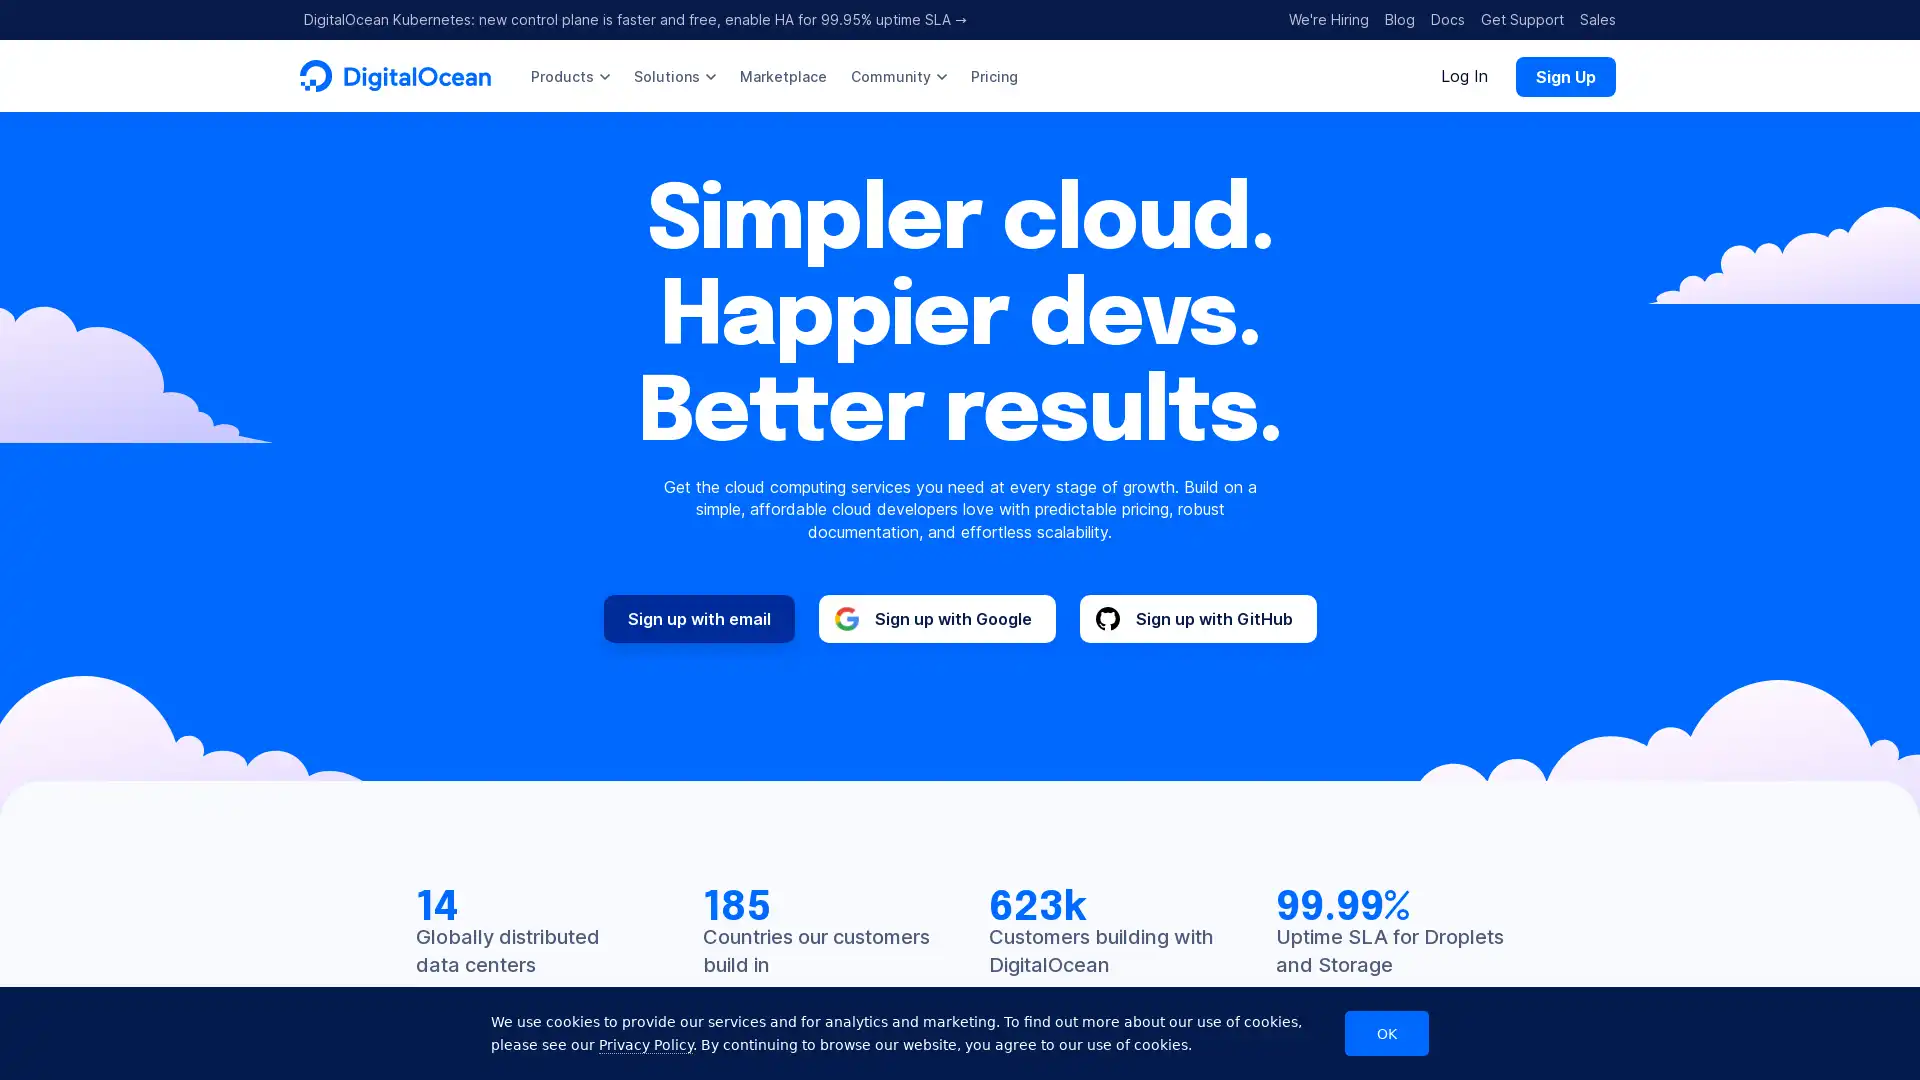  What do you see at coordinates (1564, 75) in the screenshot?
I see `Sign Up` at bounding box center [1564, 75].